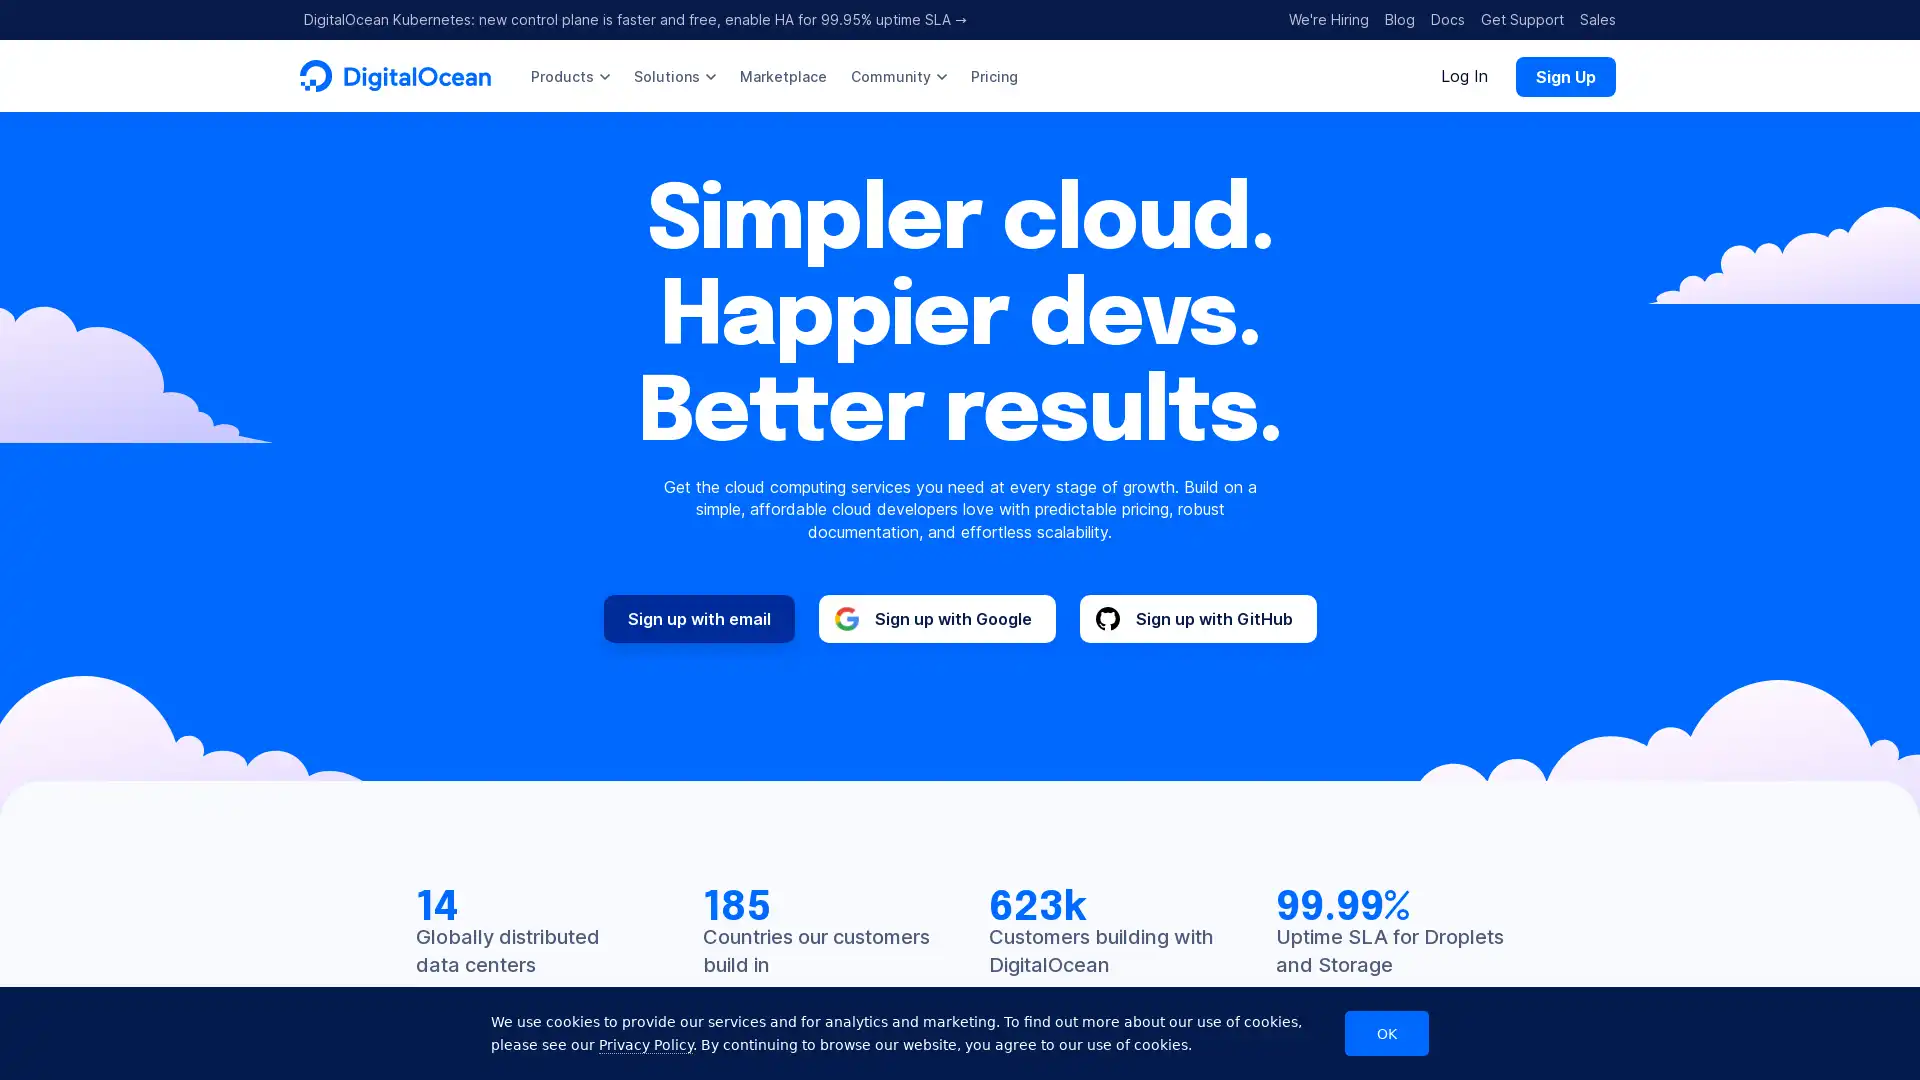  What do you see at coordinates (1564, 75) in the screenshot?
I see `Sign Up` at bounding box center [1564, 75].